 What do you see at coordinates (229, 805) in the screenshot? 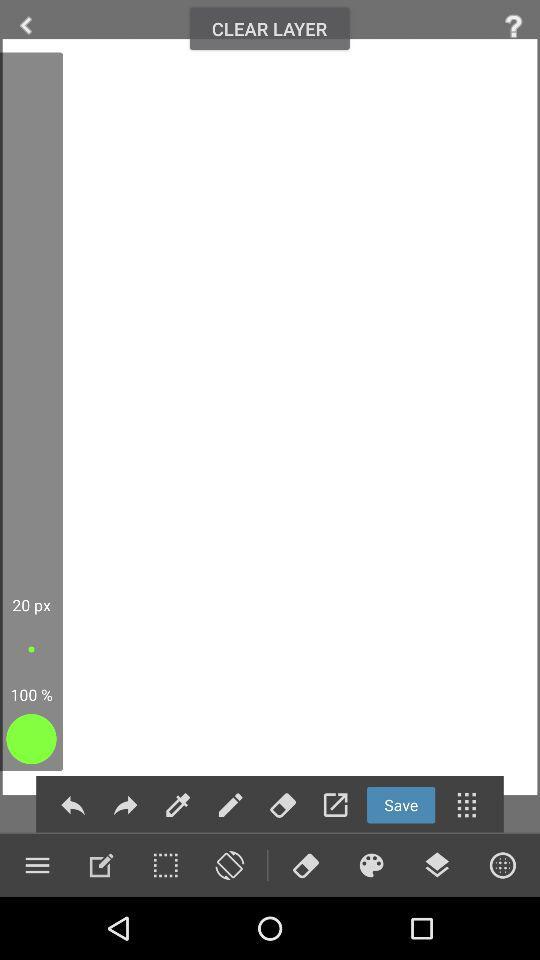
I see `the edit icon` at bounding box center [229, 805].